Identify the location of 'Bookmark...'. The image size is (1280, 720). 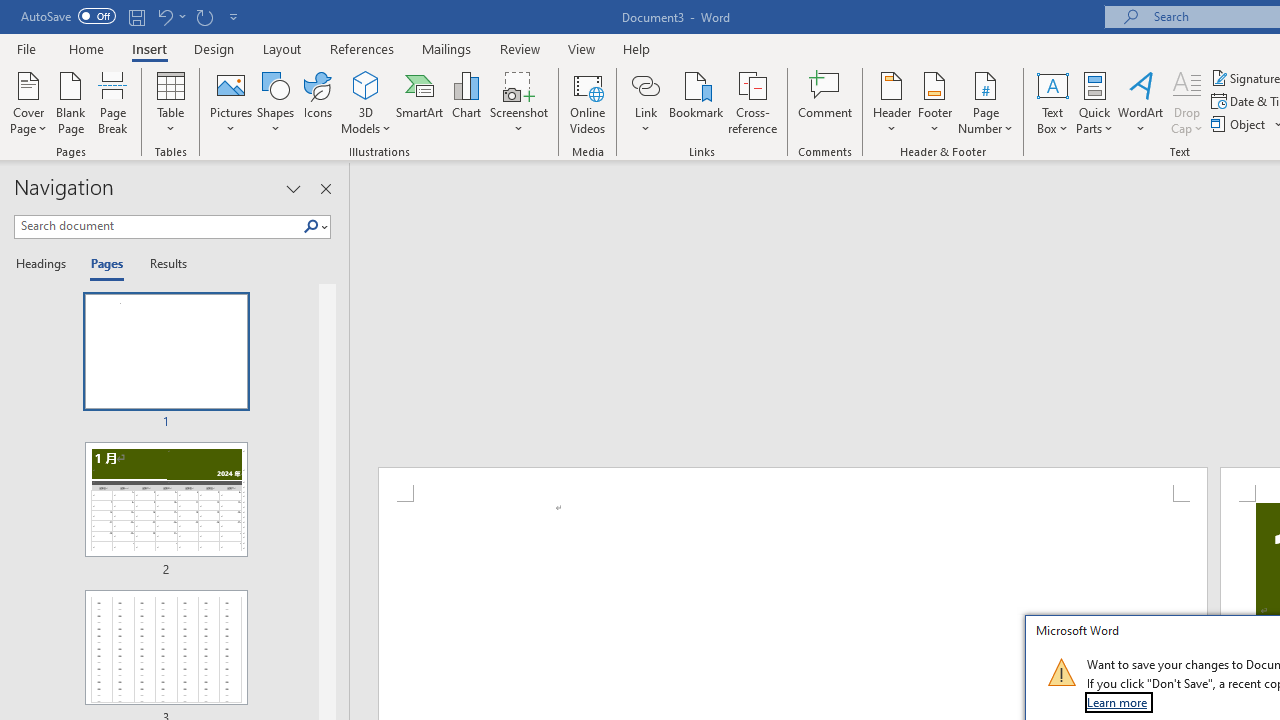
(696, 103).